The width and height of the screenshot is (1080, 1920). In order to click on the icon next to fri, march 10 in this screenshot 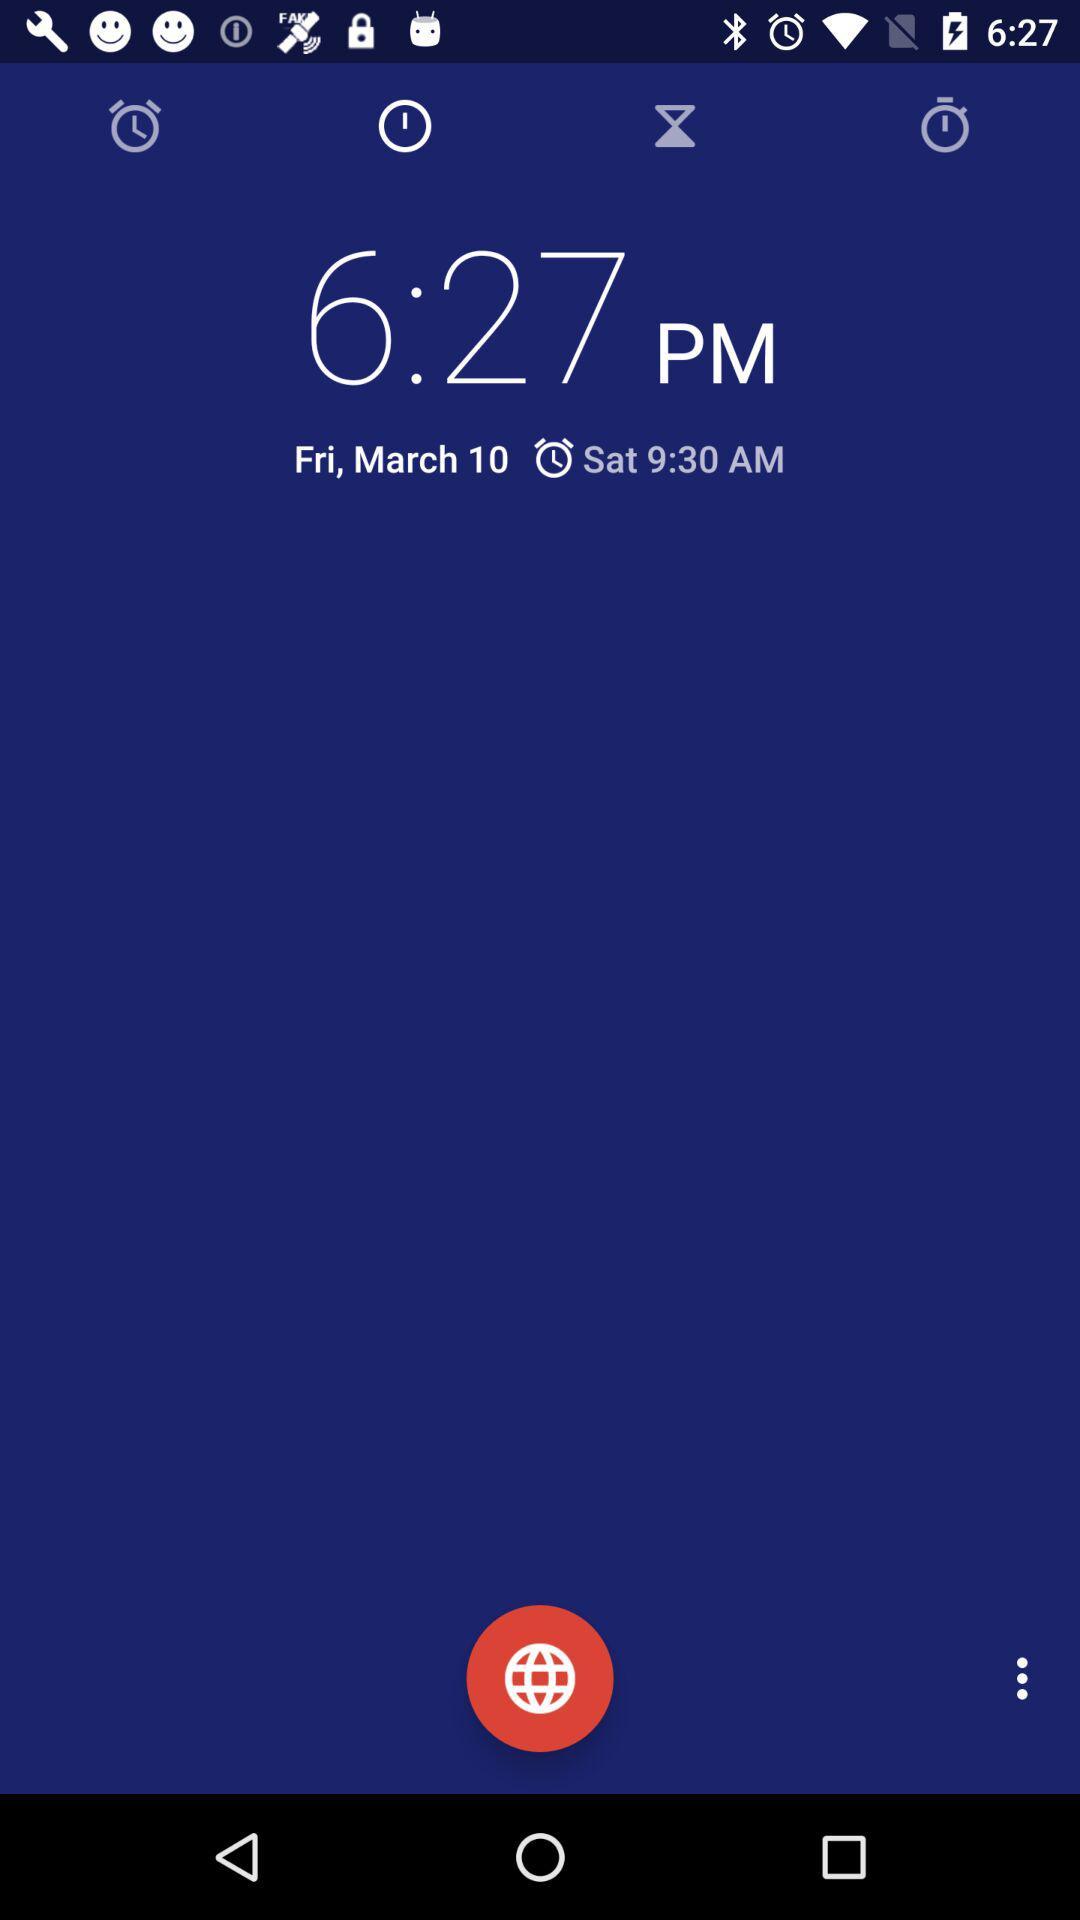, I will do `click(657, 457)`.